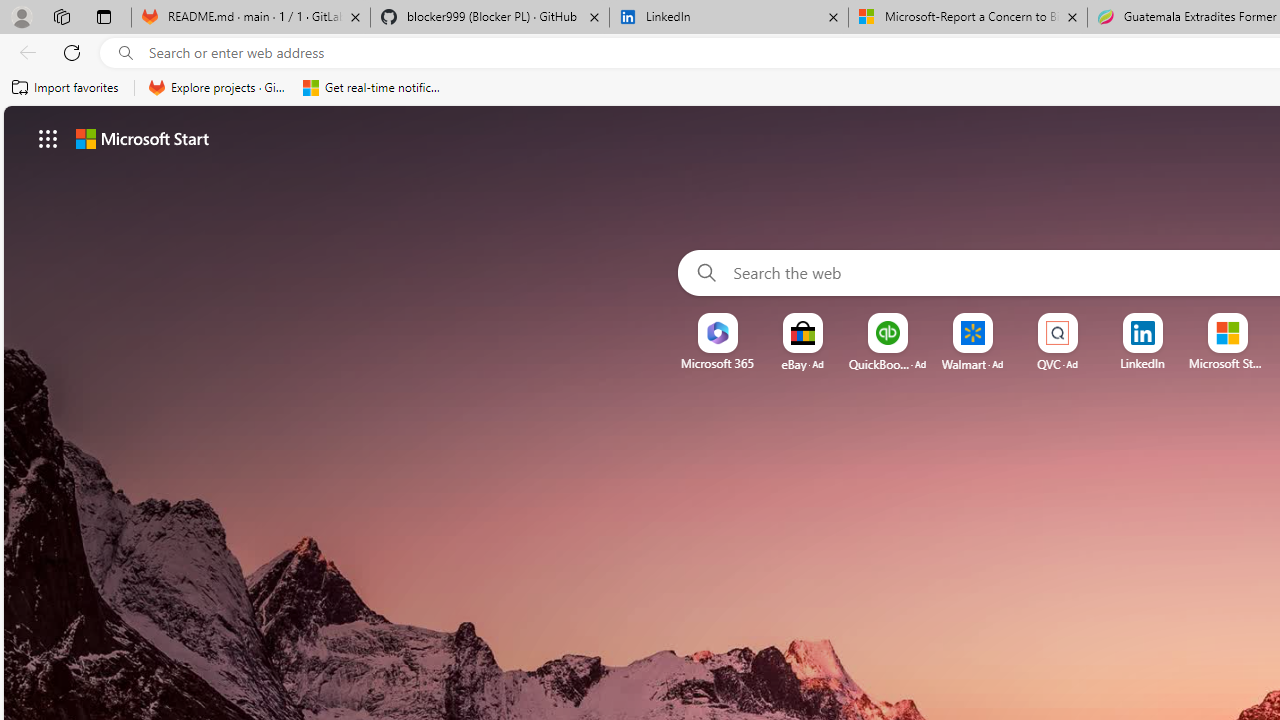 The width and height of the screenshot is (1280, 720). What do you see at coordinates (65, 87) in the screenshot?
I see `'Import favorites'` at bounding box center [65, 87].